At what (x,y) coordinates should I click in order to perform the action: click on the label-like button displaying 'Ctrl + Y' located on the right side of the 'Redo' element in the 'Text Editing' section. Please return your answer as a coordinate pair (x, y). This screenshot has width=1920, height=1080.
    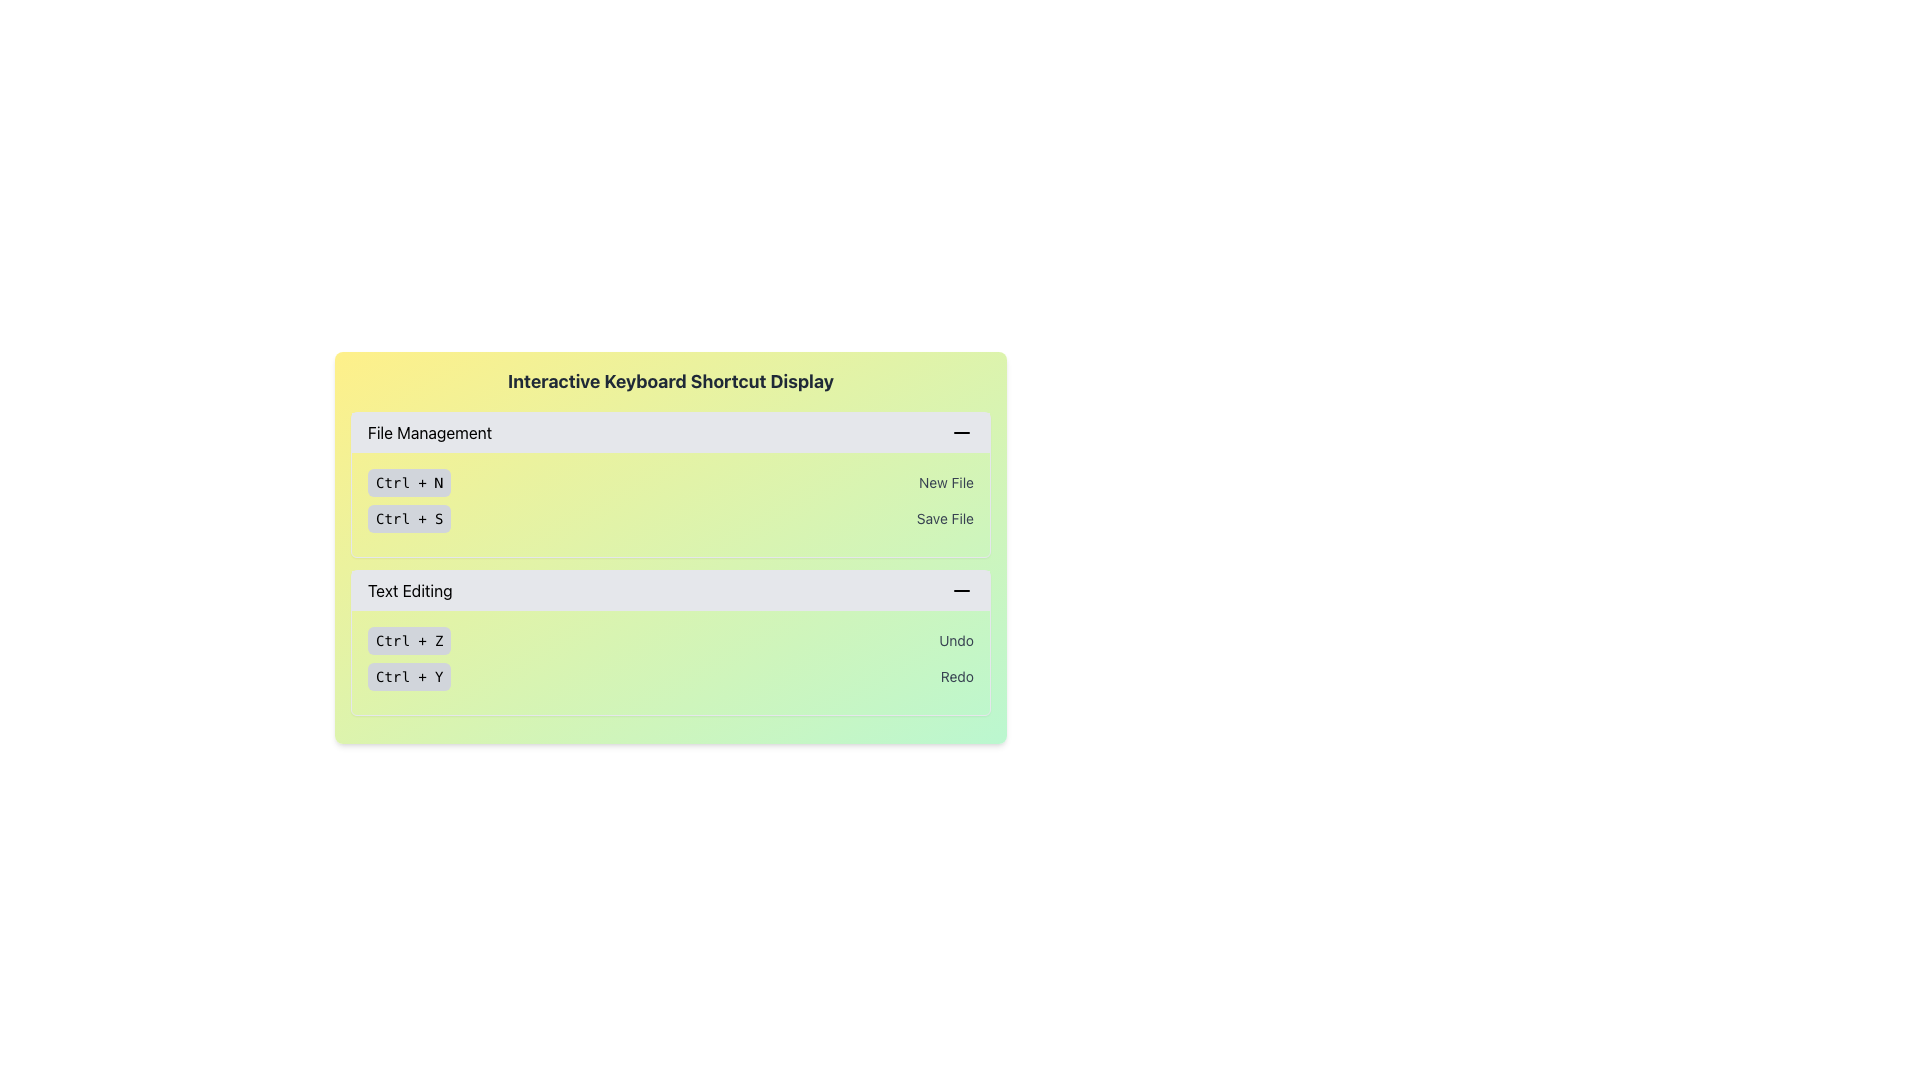
    Looking at the image, I should click on (408, 676).